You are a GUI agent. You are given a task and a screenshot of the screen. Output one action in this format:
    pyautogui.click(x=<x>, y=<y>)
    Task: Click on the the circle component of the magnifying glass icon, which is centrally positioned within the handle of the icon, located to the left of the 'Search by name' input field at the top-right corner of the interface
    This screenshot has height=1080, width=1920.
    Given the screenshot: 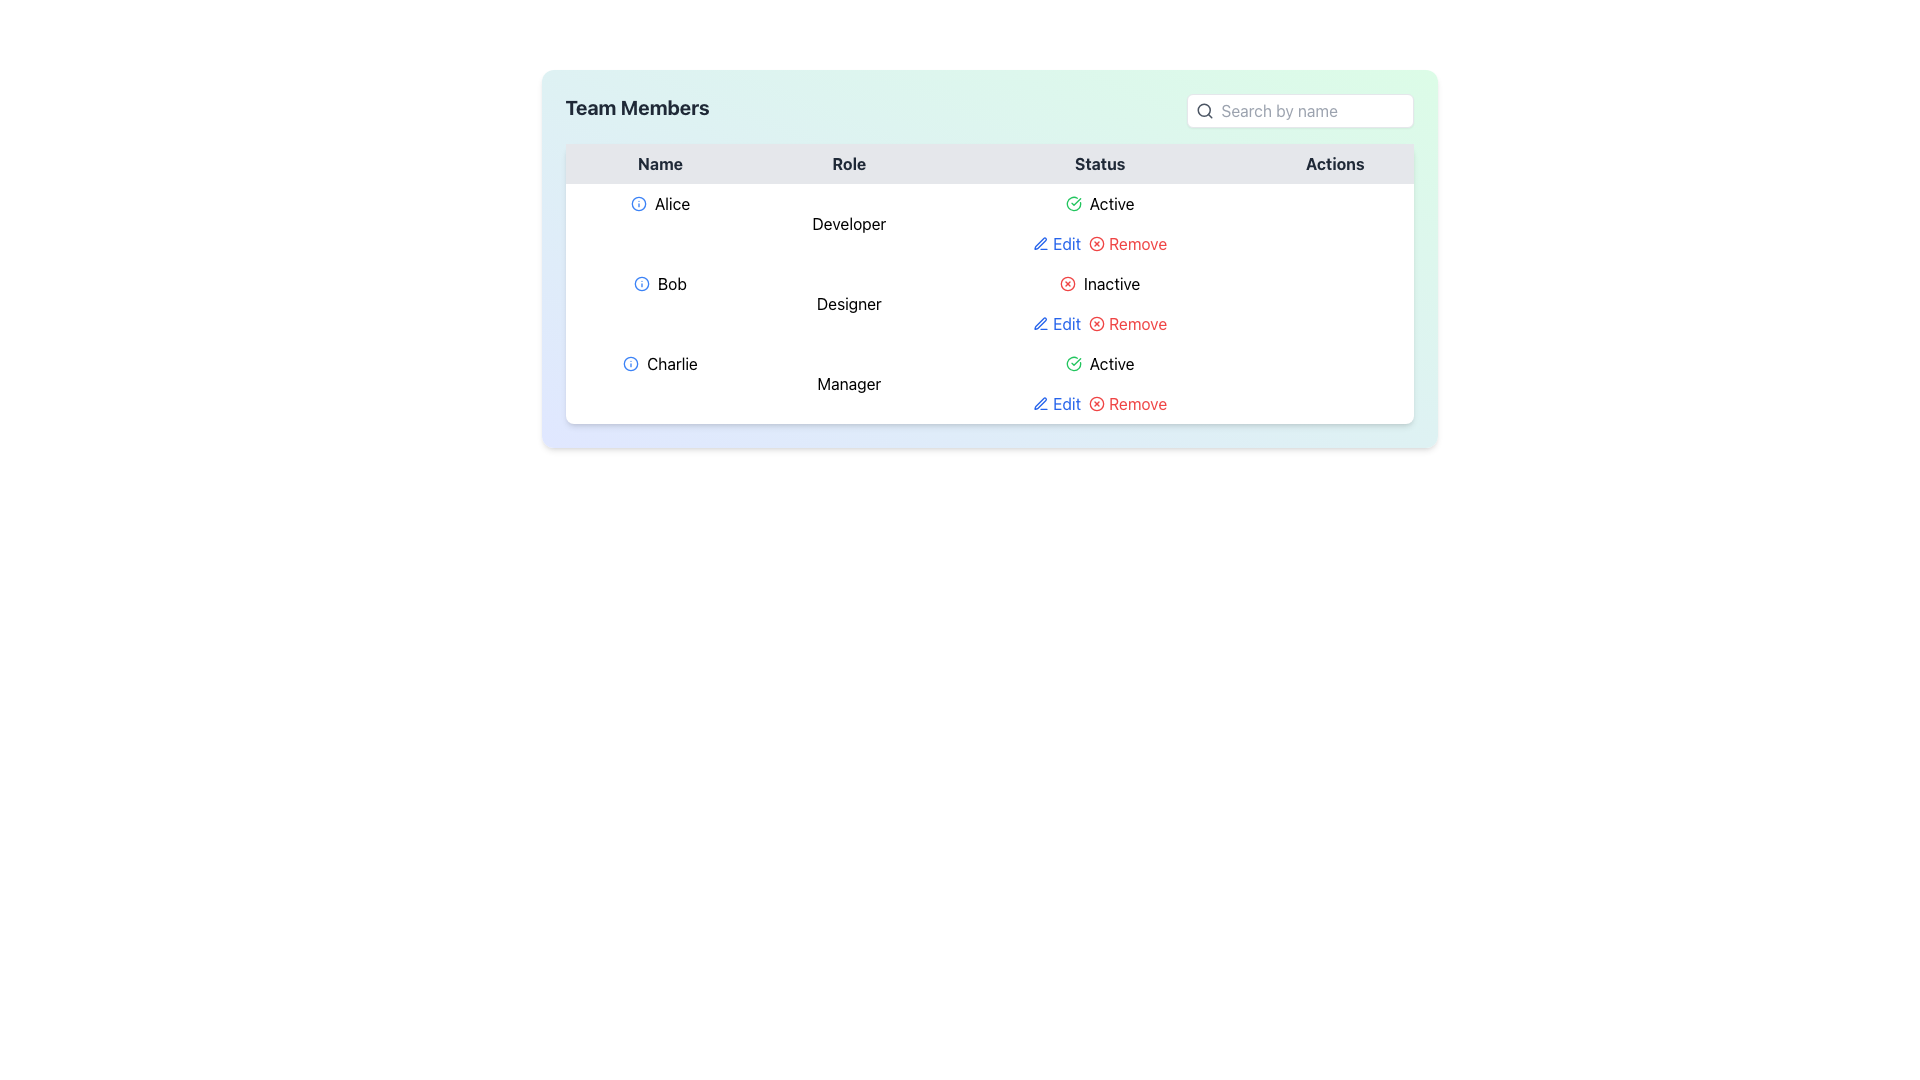 What is the action you would take?
    pyautogui.click(x=1202, y=110)
    